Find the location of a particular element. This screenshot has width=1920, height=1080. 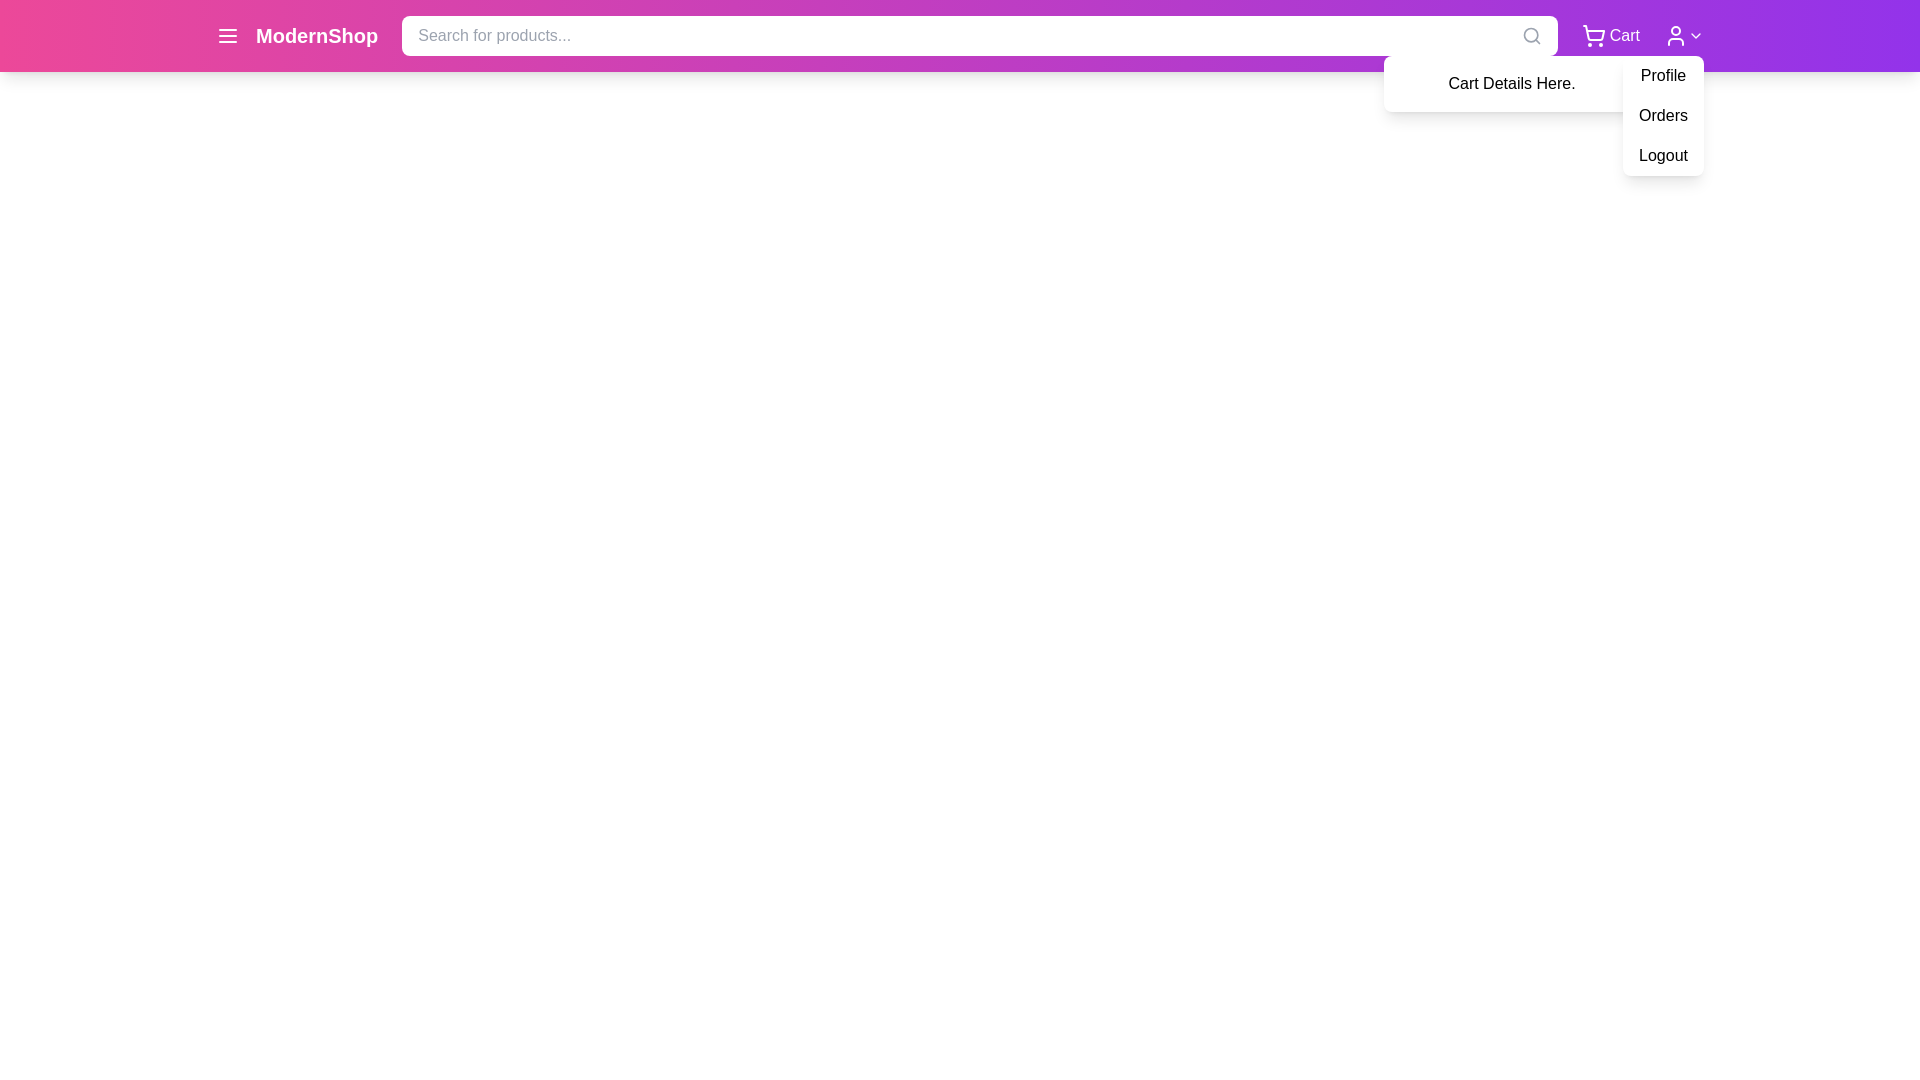

the 'ModernShop' label, which features bold white text on a vibrant pink background, located in the upper-left section of the interface in the site header is located at coordinates (296, 35).